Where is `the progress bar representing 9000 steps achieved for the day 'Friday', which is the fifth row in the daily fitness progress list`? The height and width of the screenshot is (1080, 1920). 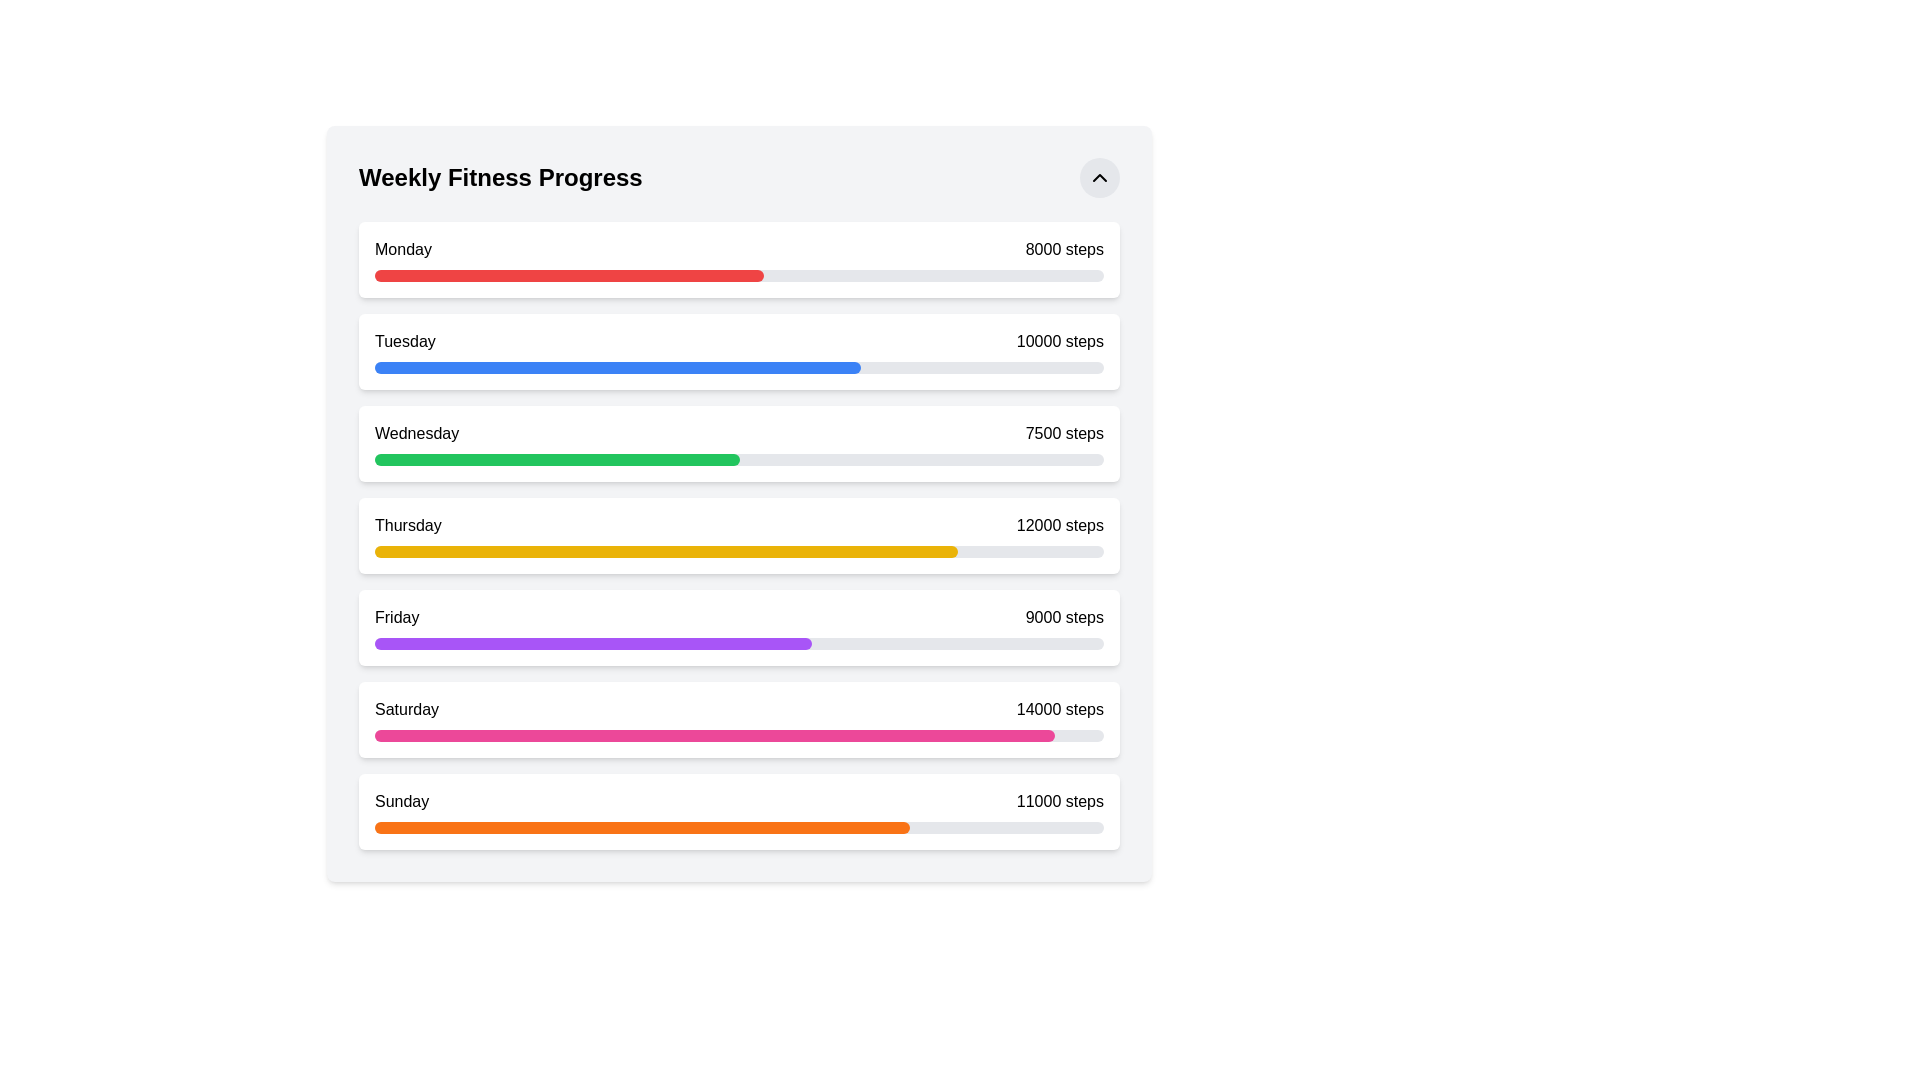 the progress bar representing 9000 steps achieved for the day 'Friday', which is the fifth row in the daily fitness progress list is located at coordinates (738, 640).